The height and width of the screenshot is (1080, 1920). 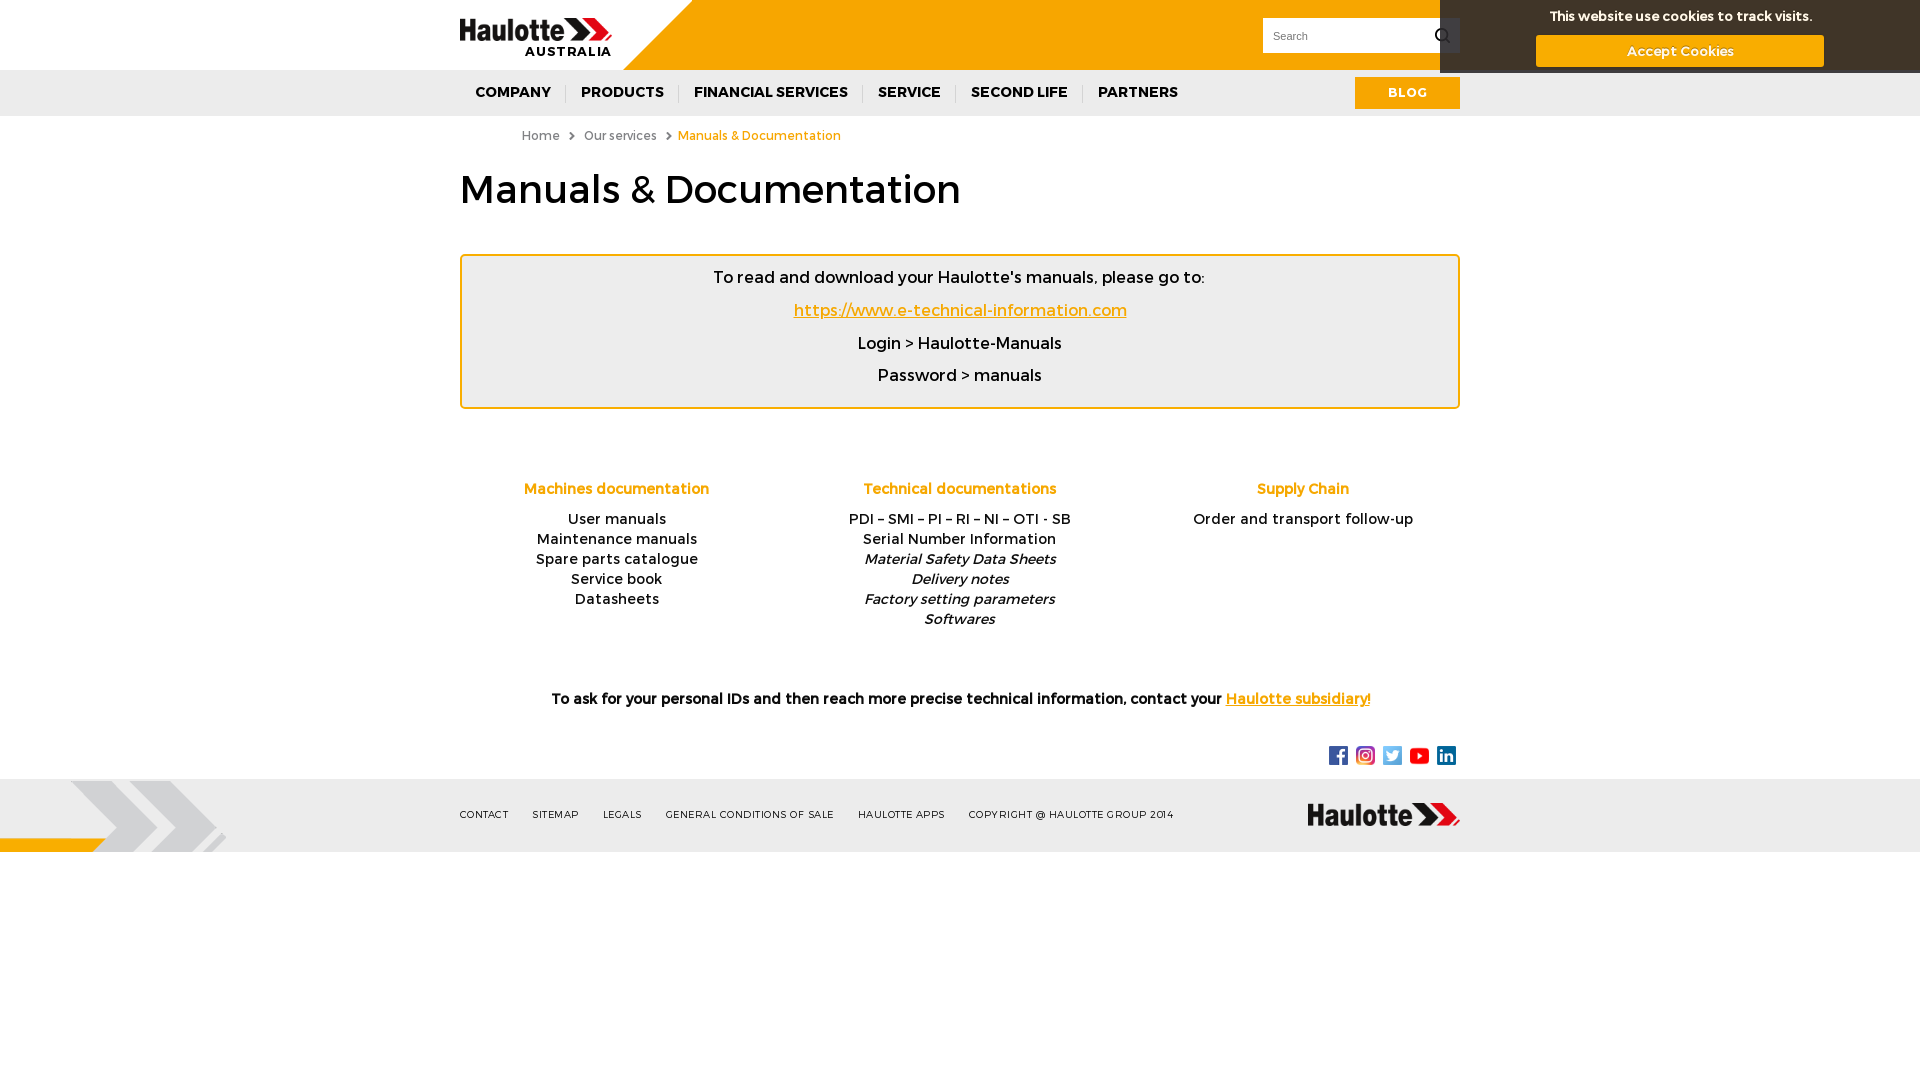 What do you see at coordinates (758, 814) in the screenshot?
I see `'GENERAL CONDITIONS OF SALE'` at bounding box center [758, 814].